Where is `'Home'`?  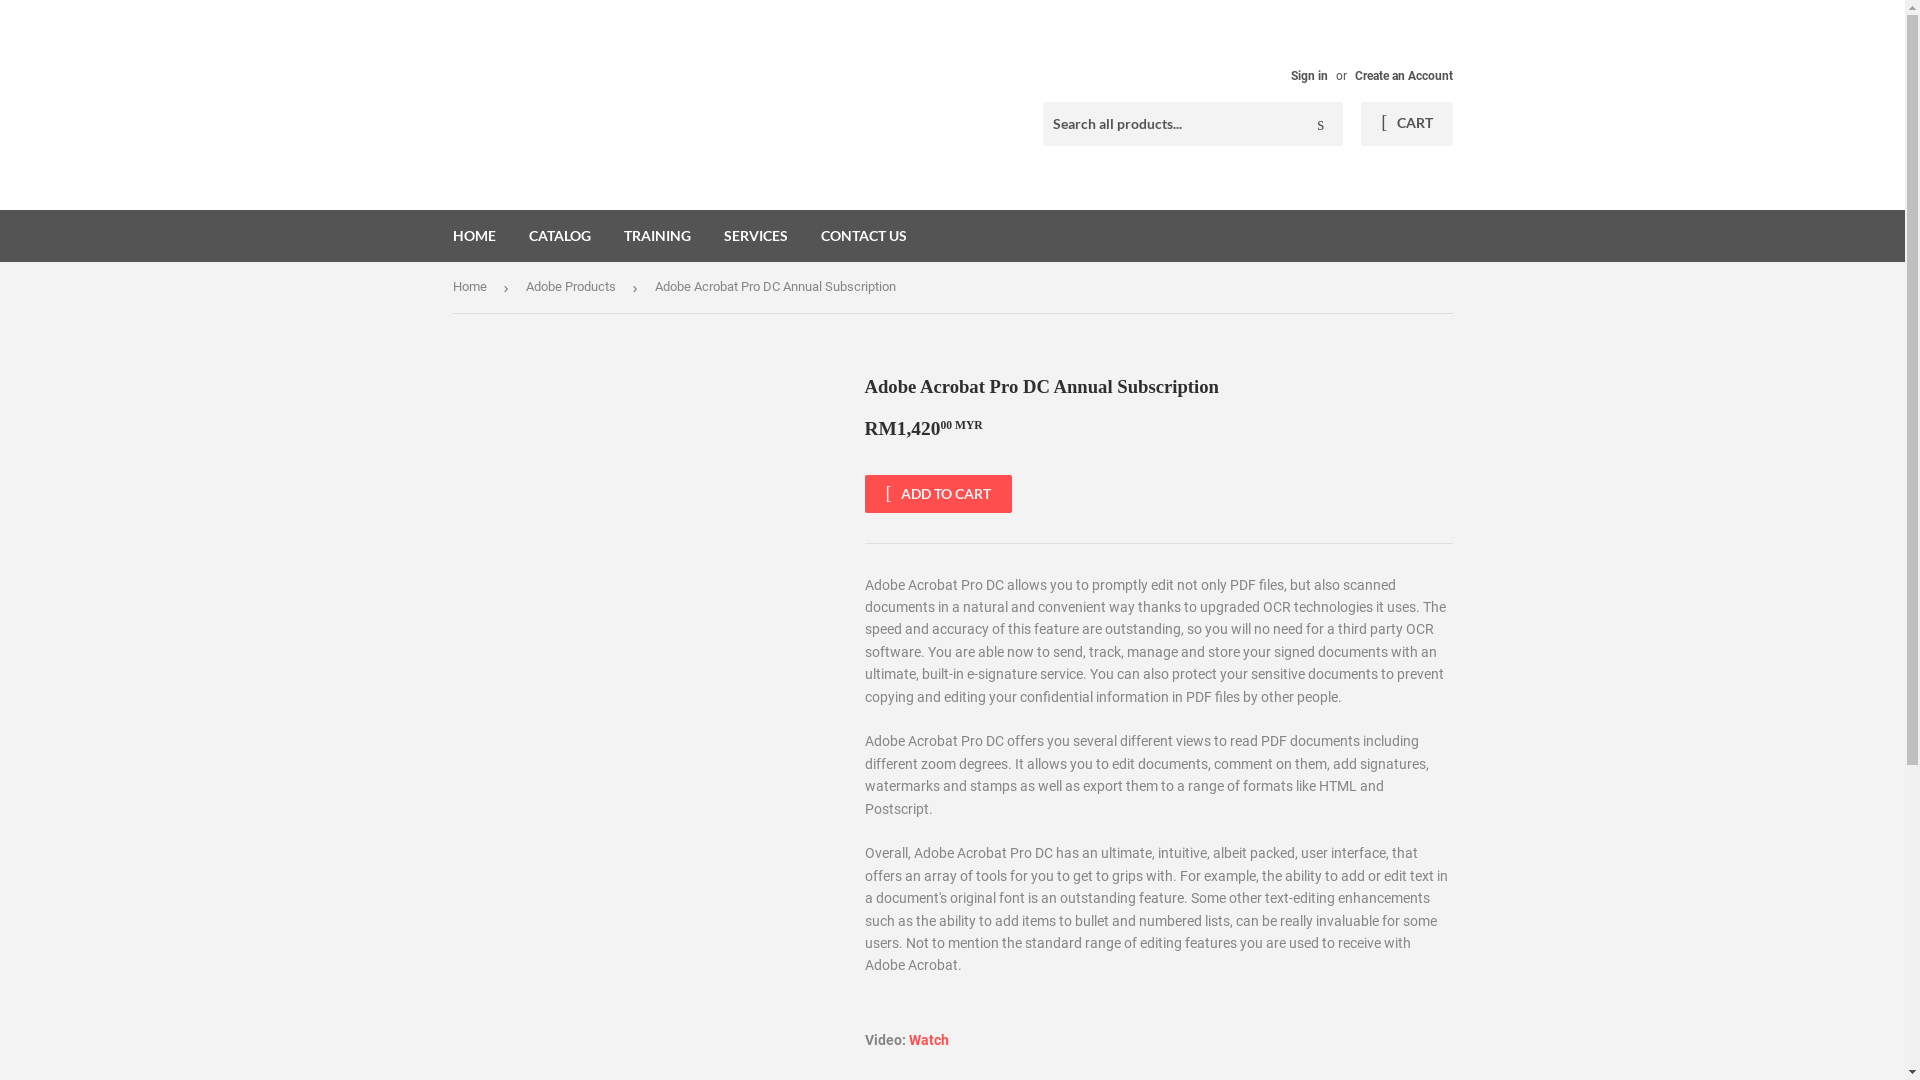 'Home' is located at coordinates (471, 287).